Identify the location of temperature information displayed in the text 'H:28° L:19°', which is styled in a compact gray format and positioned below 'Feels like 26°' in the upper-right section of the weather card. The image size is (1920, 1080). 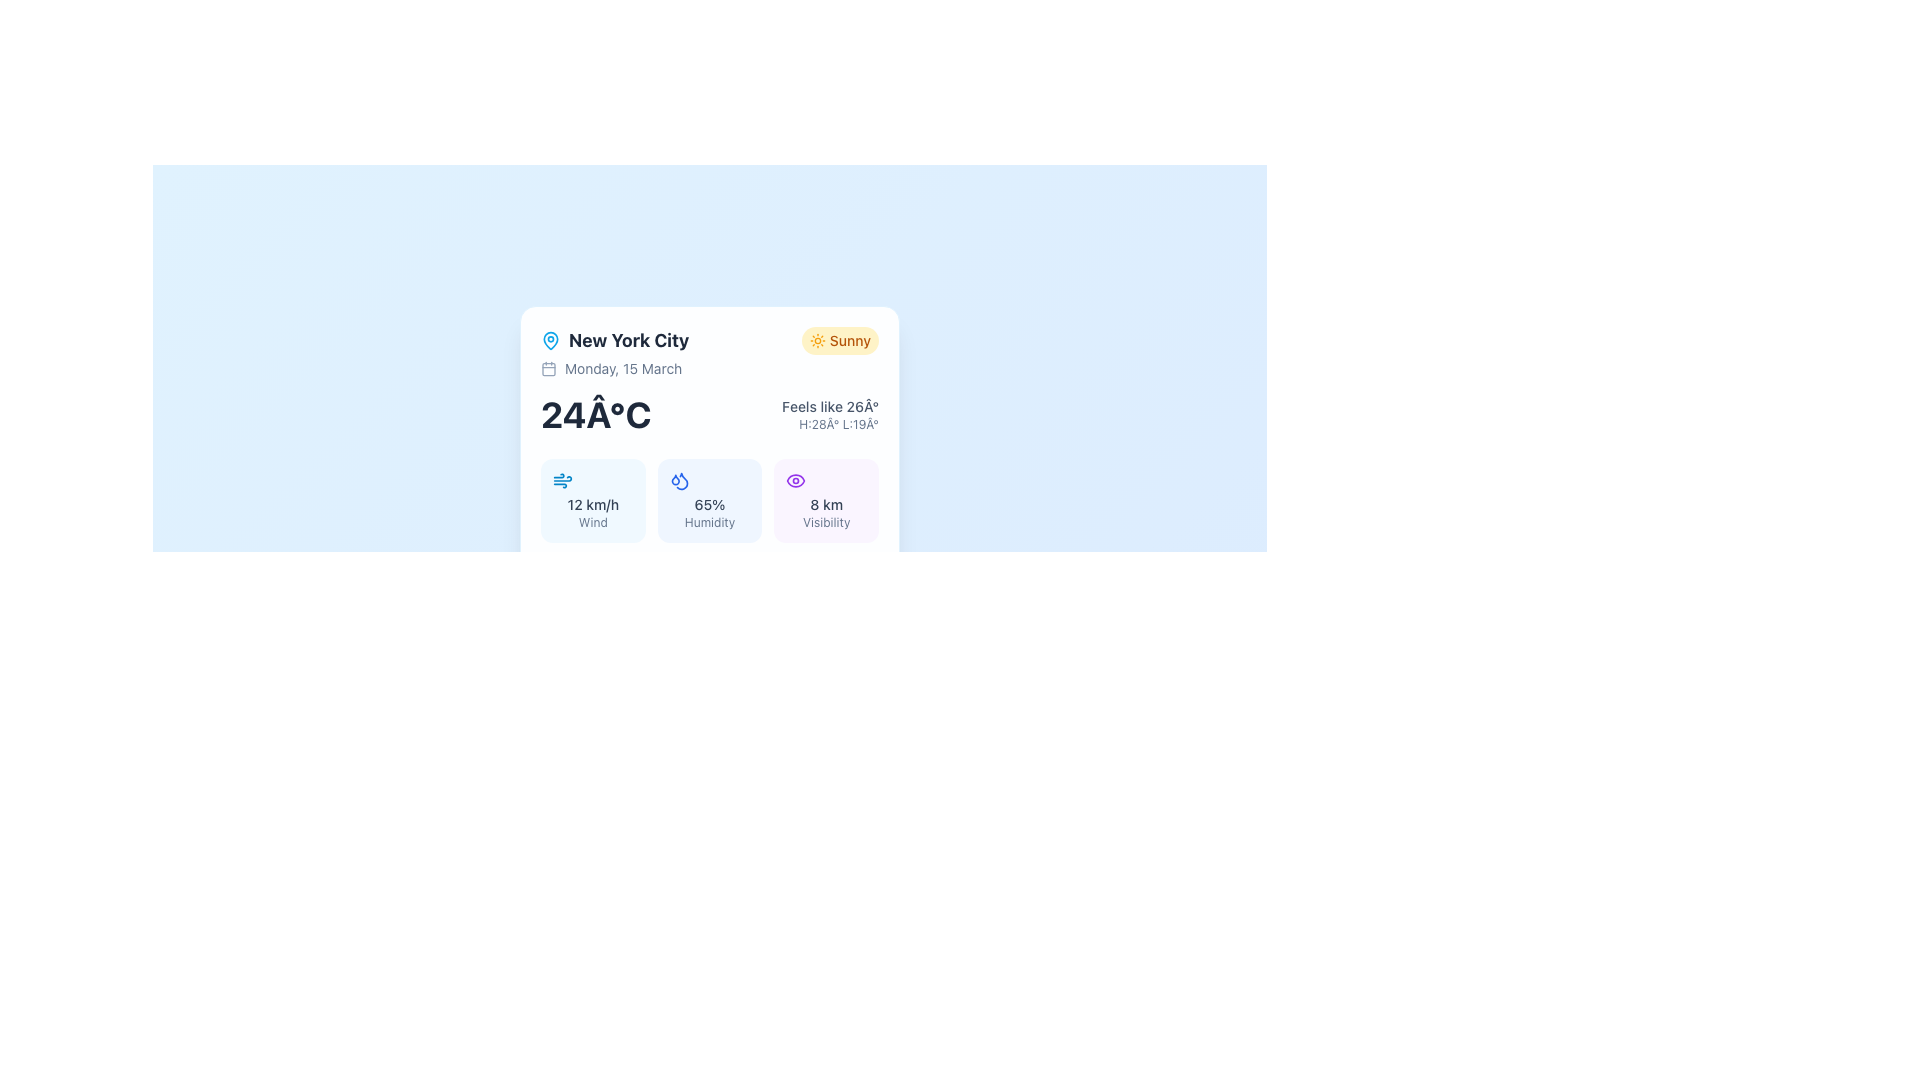
(830, 423).